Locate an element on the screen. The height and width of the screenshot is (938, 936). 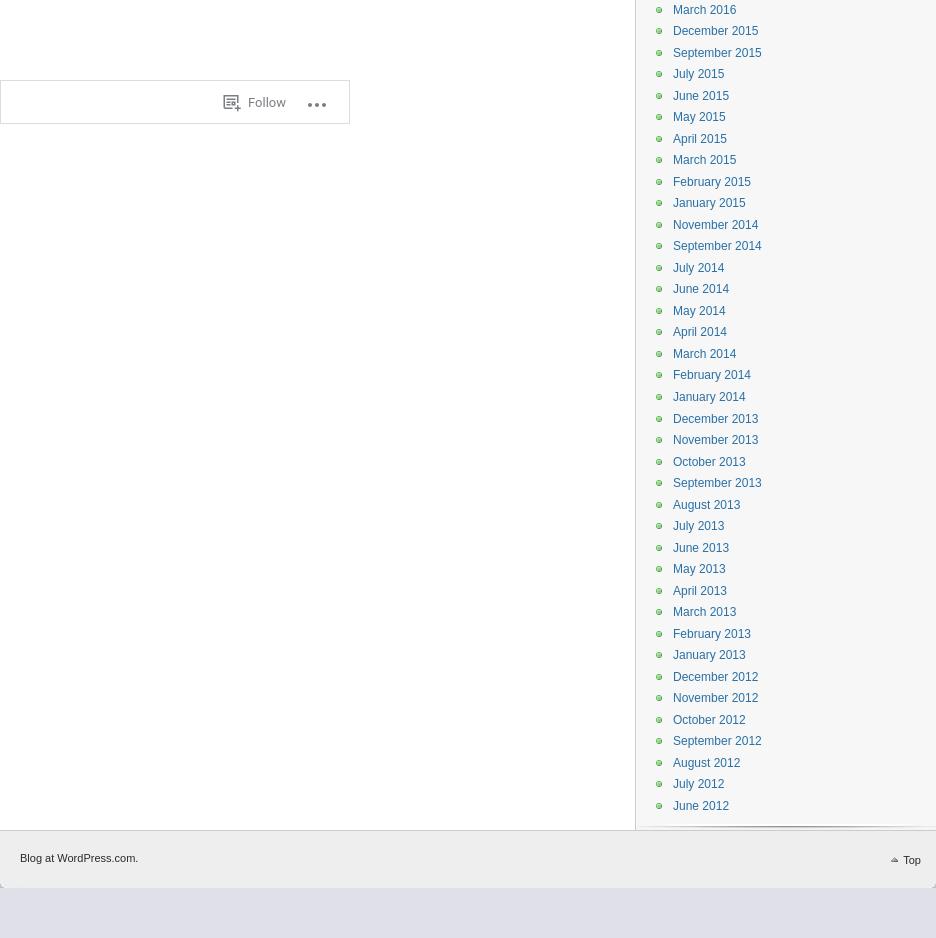
'April 2014' is located at coordinates (700, 330).